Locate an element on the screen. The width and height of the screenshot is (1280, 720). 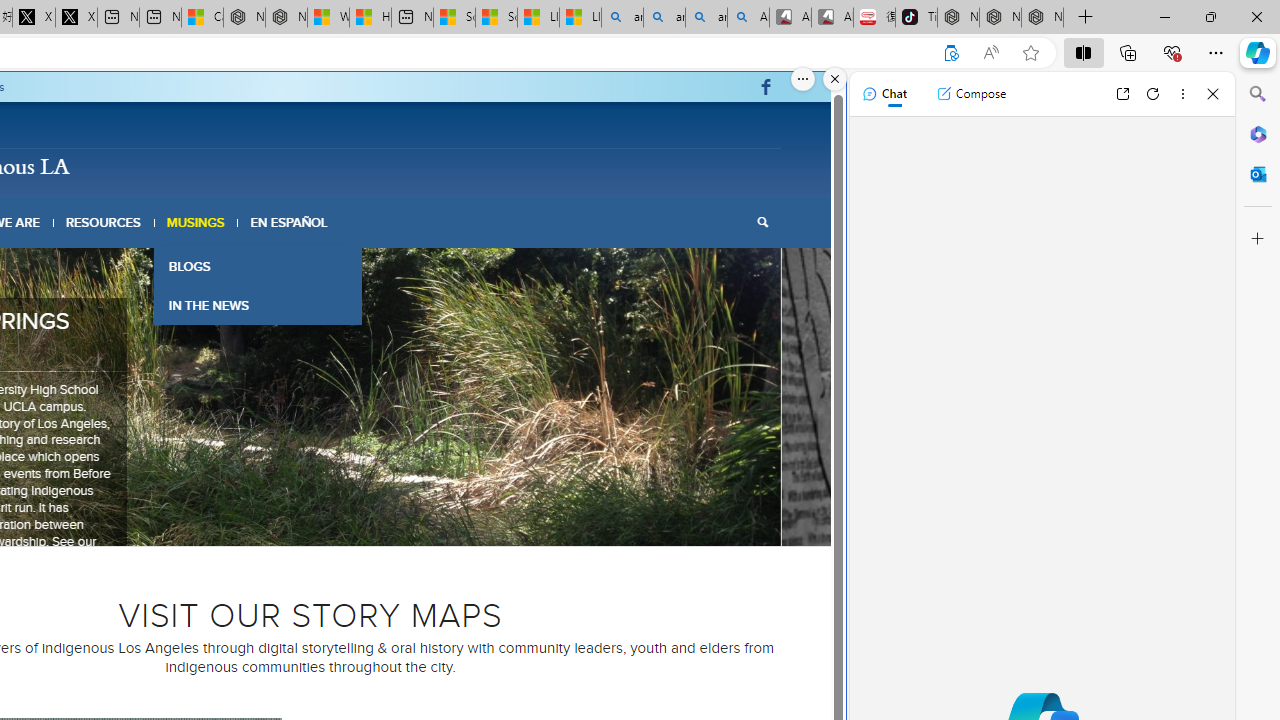
'Open link in new tab' is located at coordinates (1122, 93).